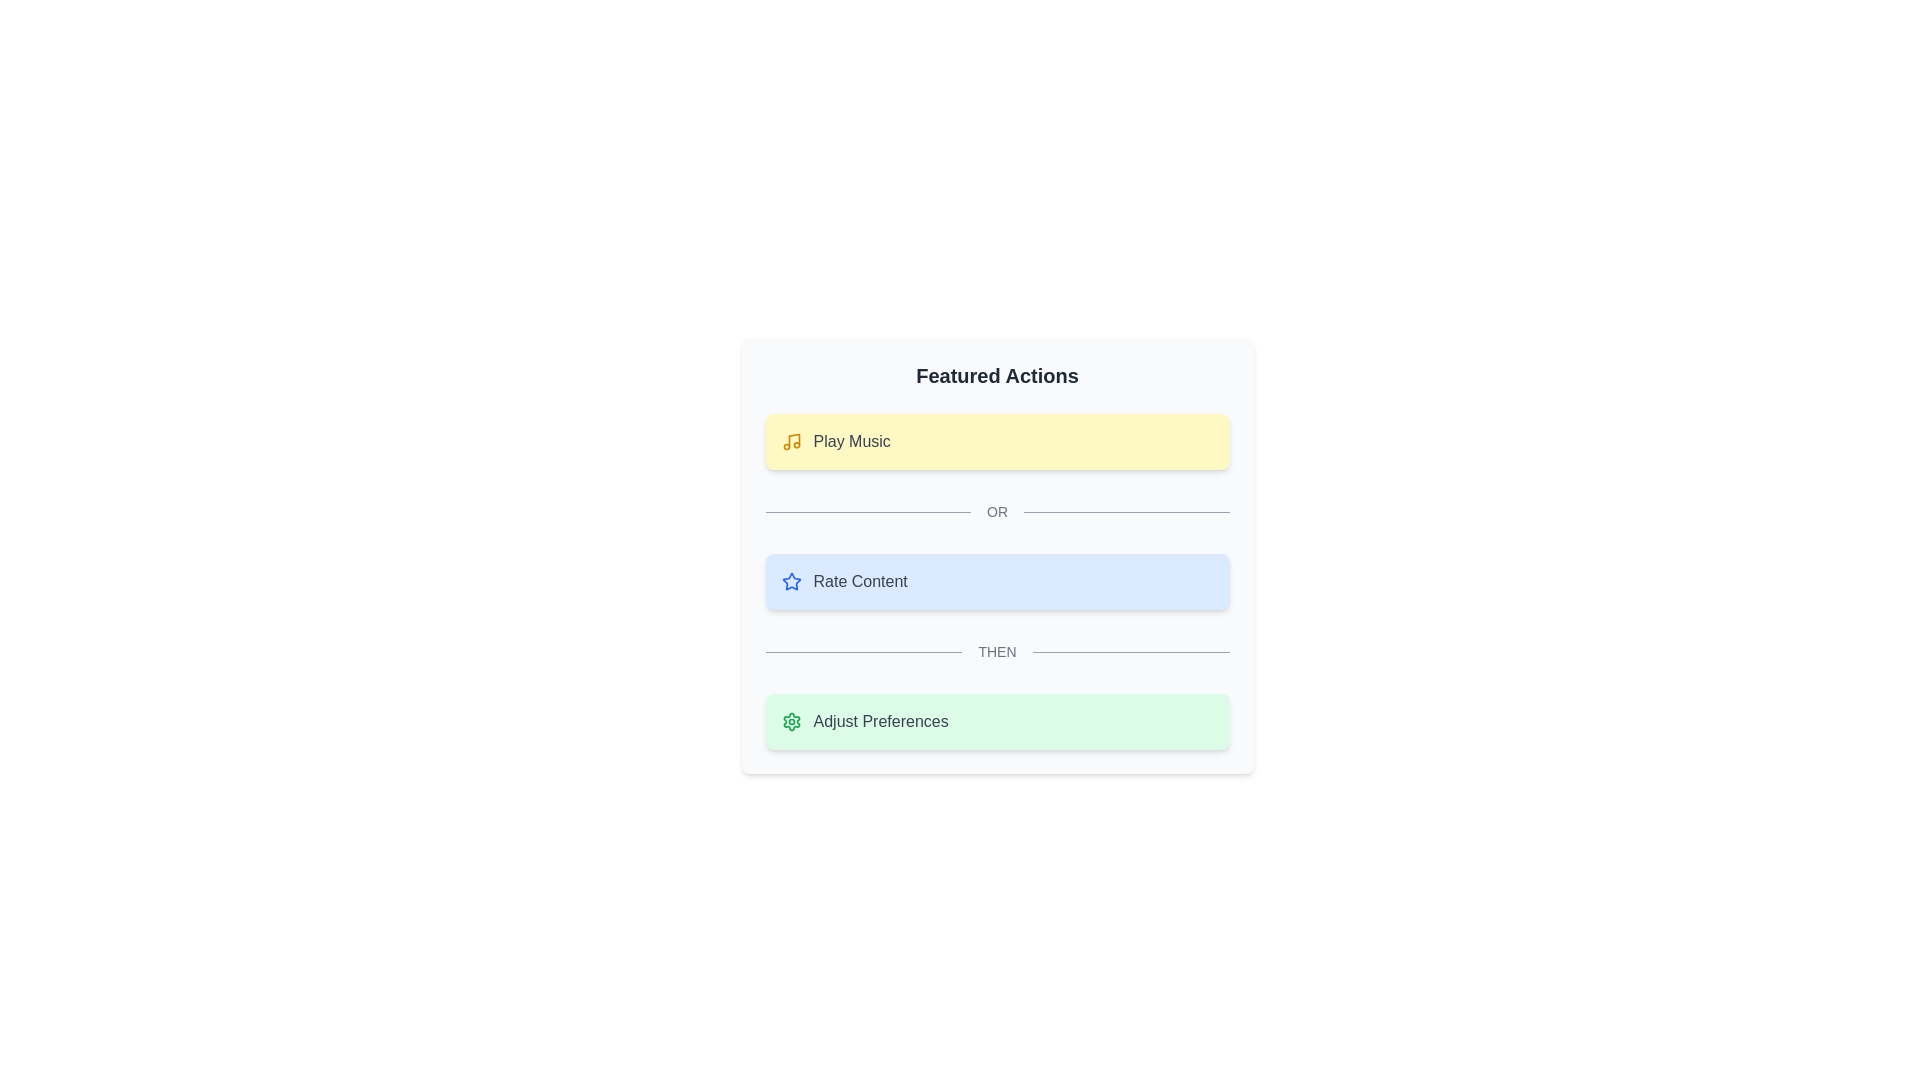 Image resolution: width=1920 pixels, height=1080 pixels. Describe the element at coordinates (790, 721) in the screenshot. I see `the settings icon located in the lower portion of the interface under the 'Adjust Preferences' section` at that location.